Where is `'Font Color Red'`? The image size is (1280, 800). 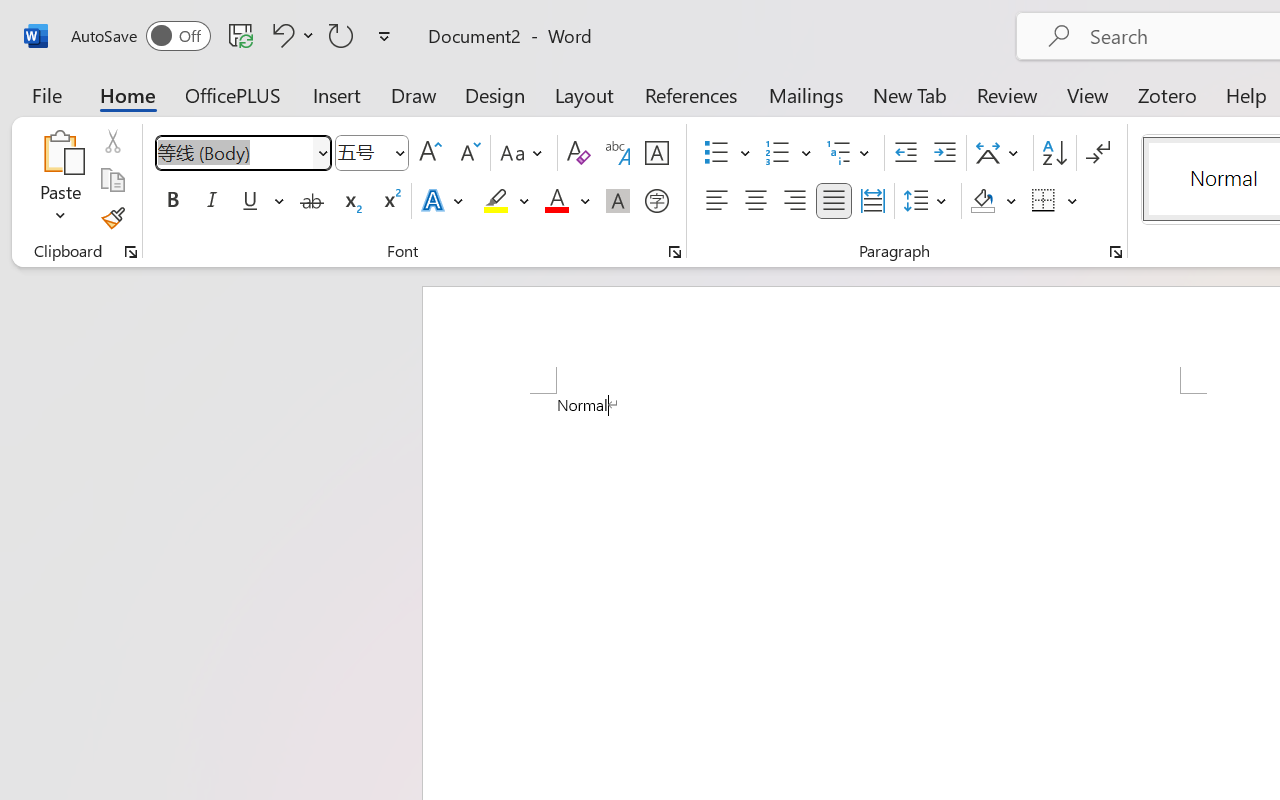 'Font Color Red' is located at coordinates (556, 201).